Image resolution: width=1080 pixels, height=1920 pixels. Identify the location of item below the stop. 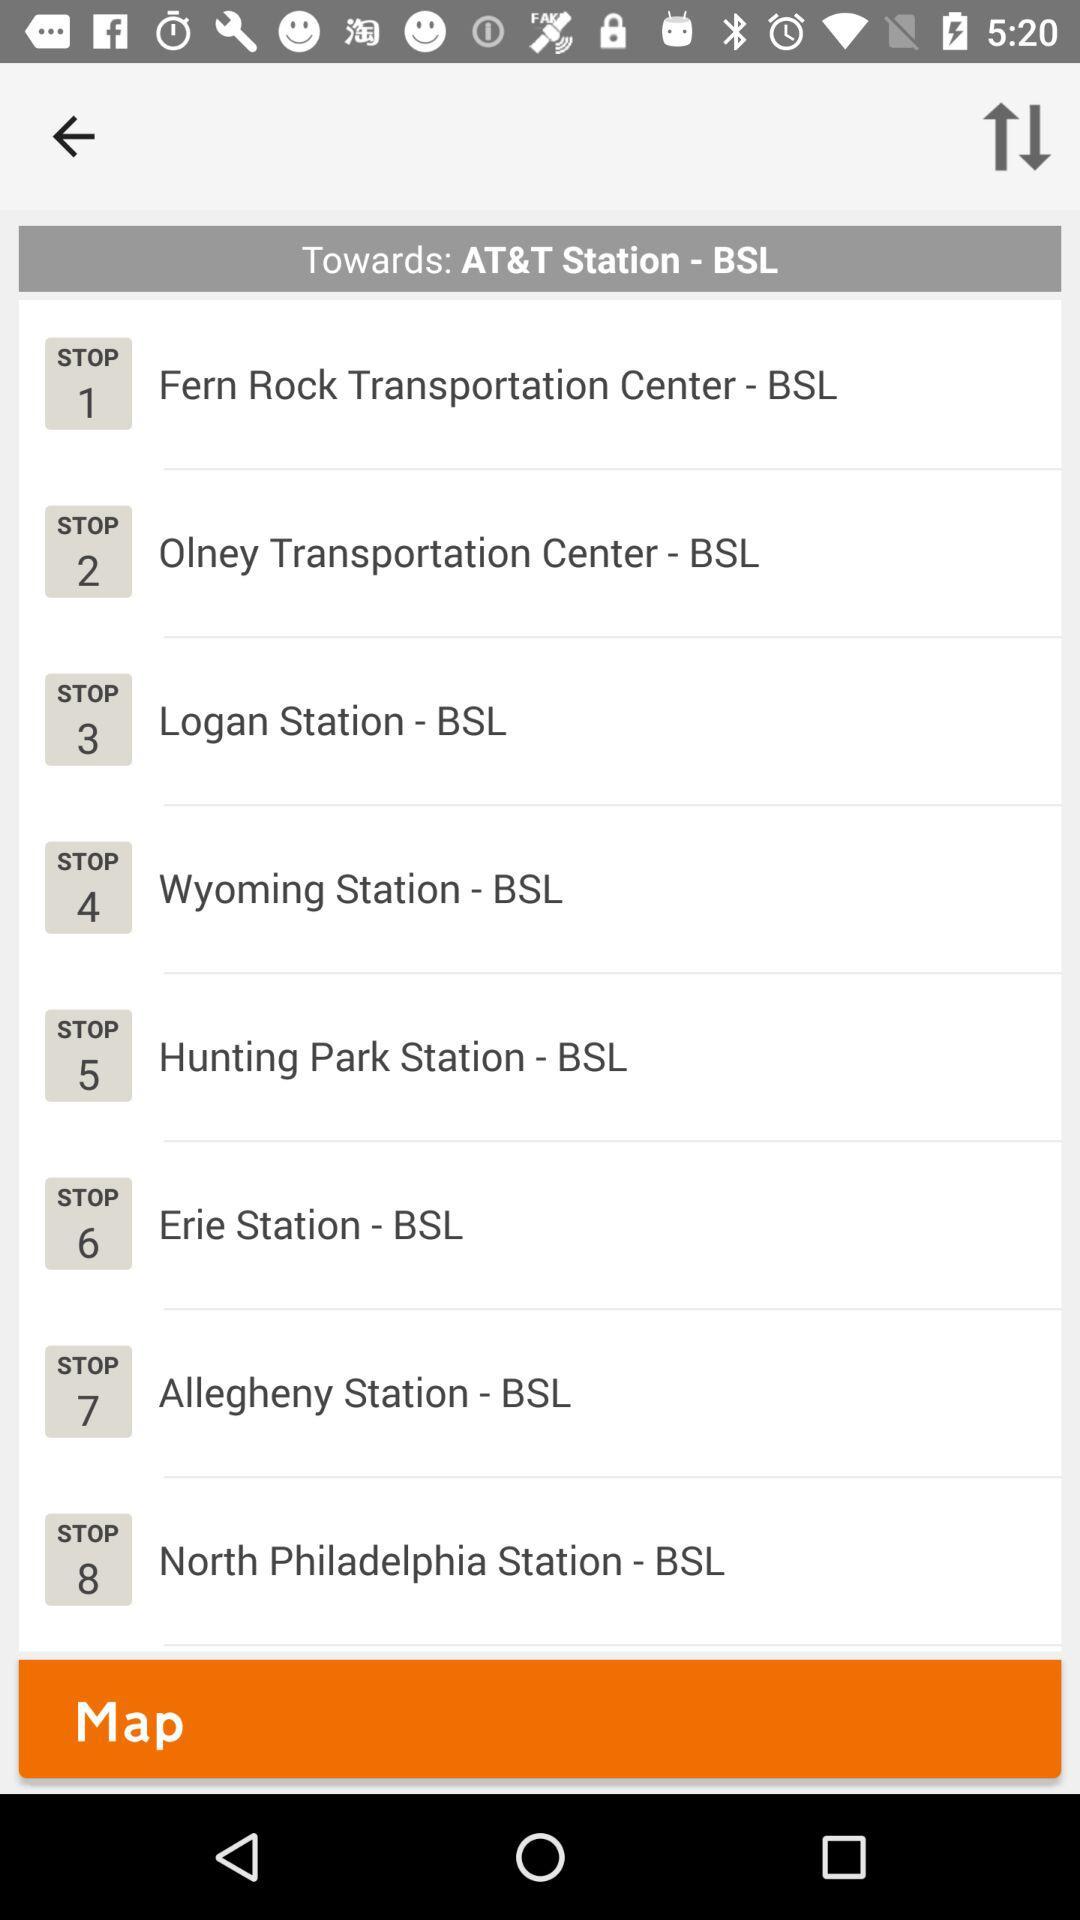
(87, 400).